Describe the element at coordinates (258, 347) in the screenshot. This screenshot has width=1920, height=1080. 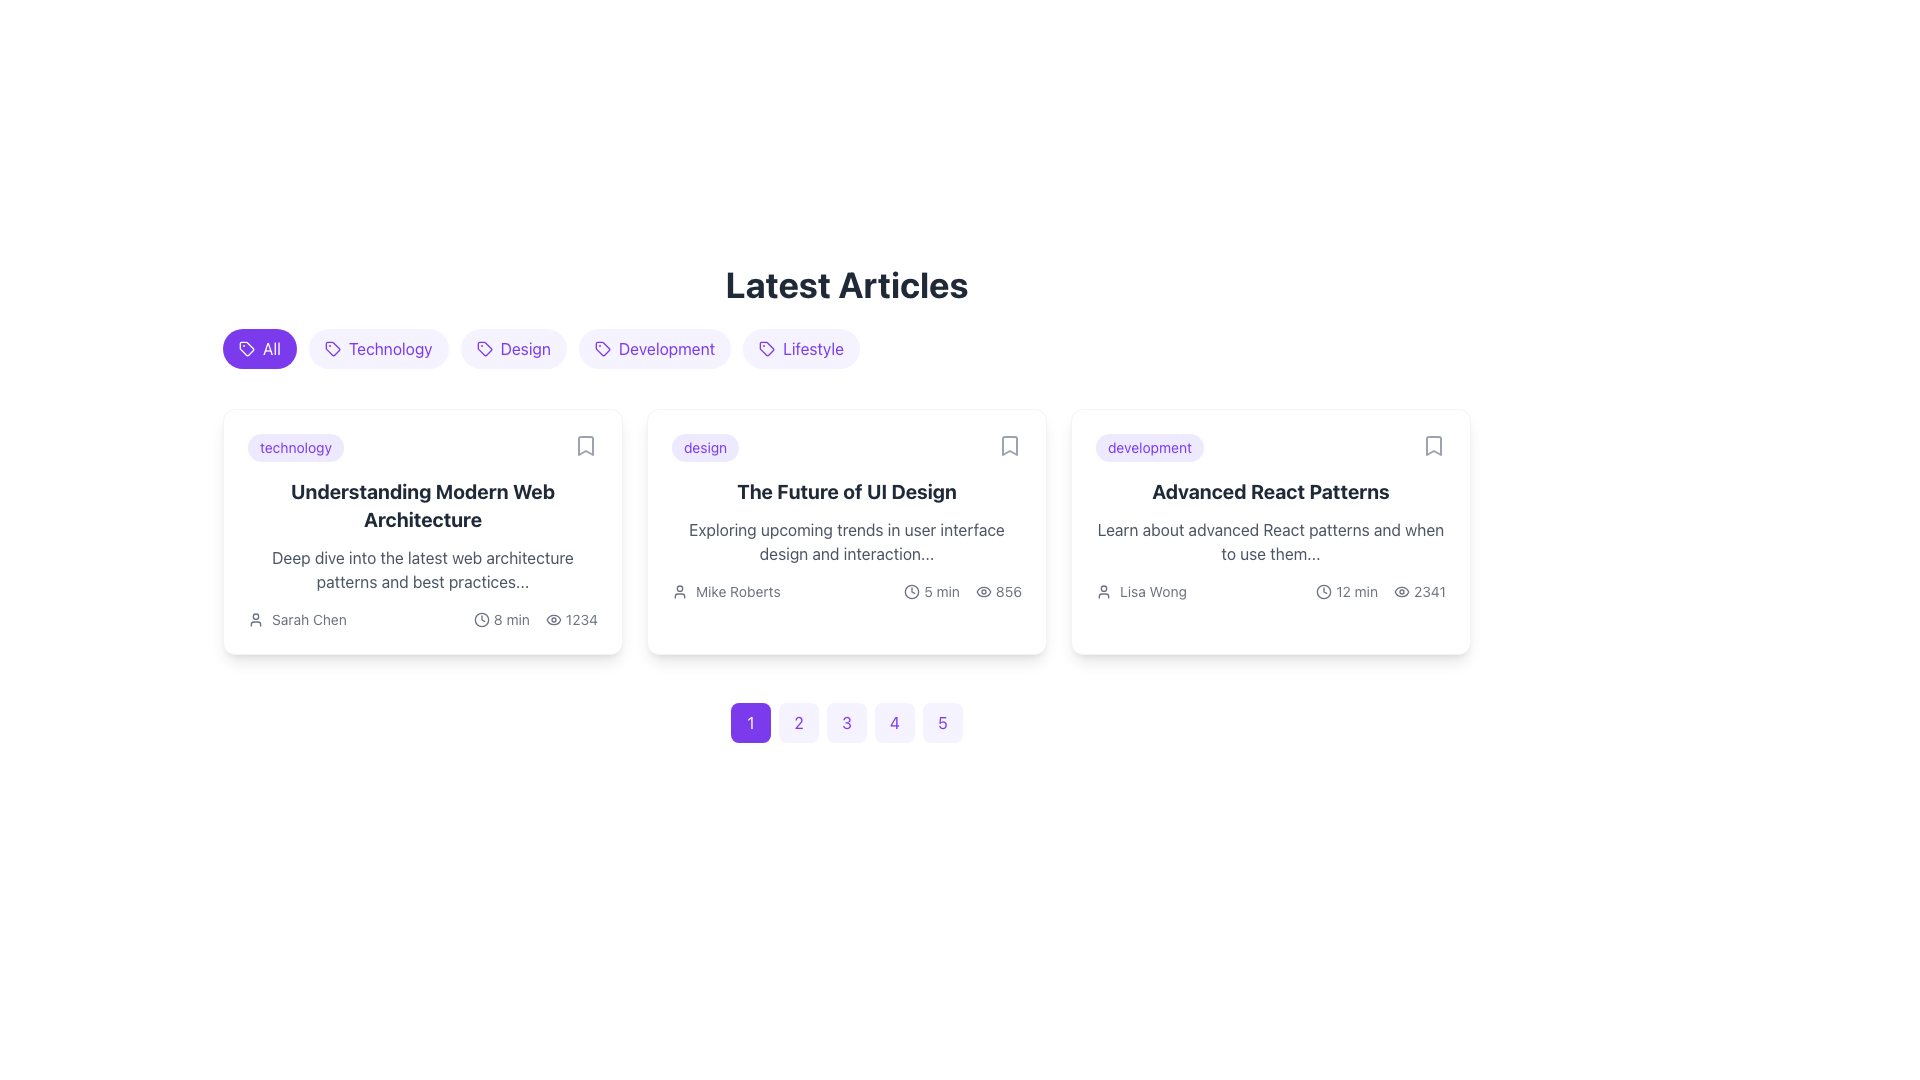
I see `the rounded rectangular button with a purple background and the text 'All' to apply the filter` at that location.